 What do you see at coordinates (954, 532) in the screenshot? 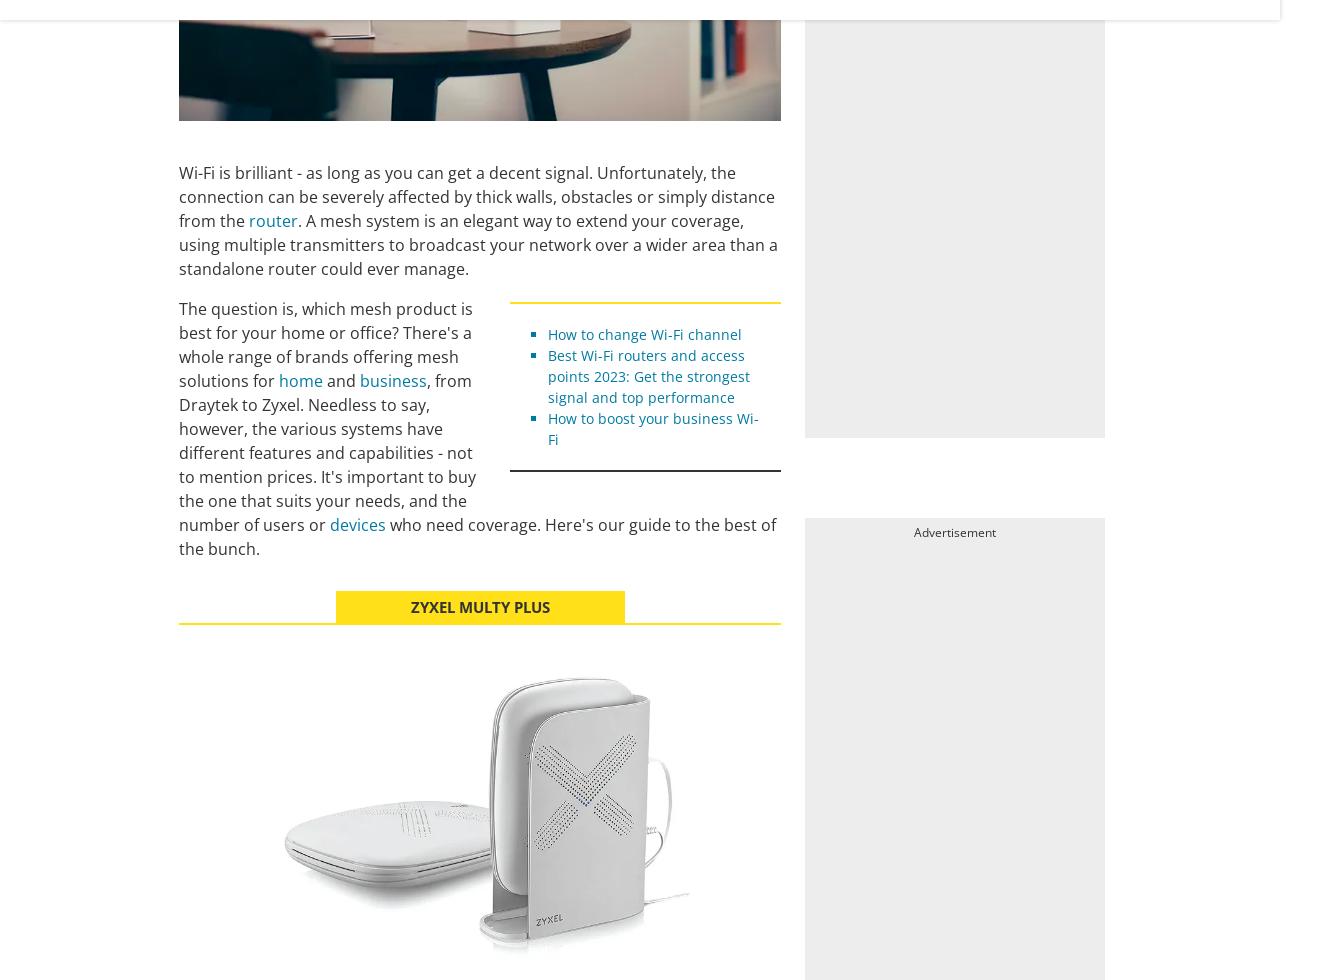
I see `'Advertisement'` at bounding box center [954, 532].